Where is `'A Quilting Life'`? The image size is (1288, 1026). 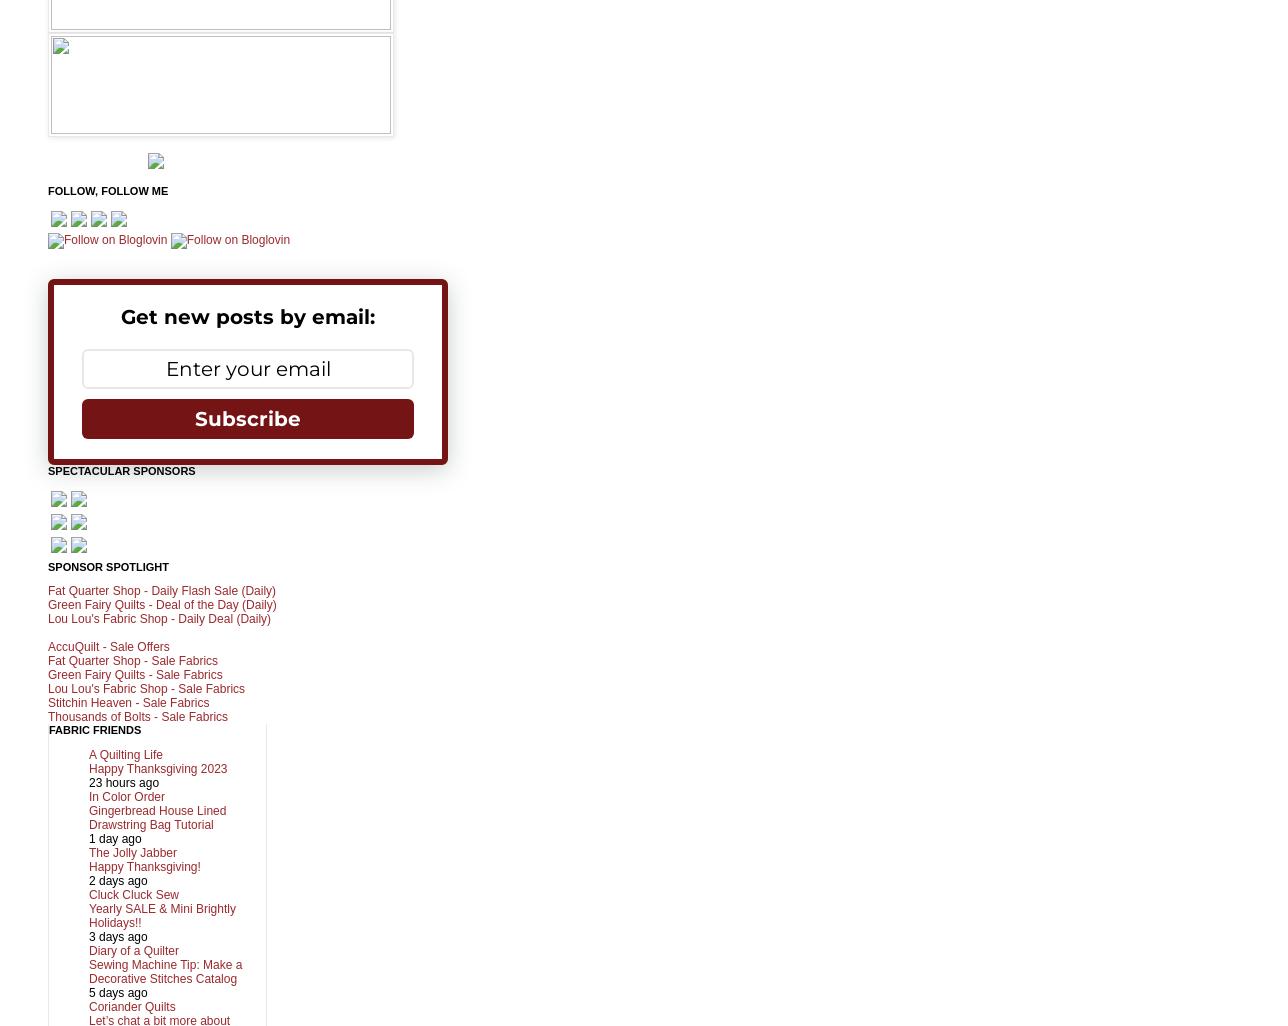
'A Quilting Life' is located at coordinates (125, 754).